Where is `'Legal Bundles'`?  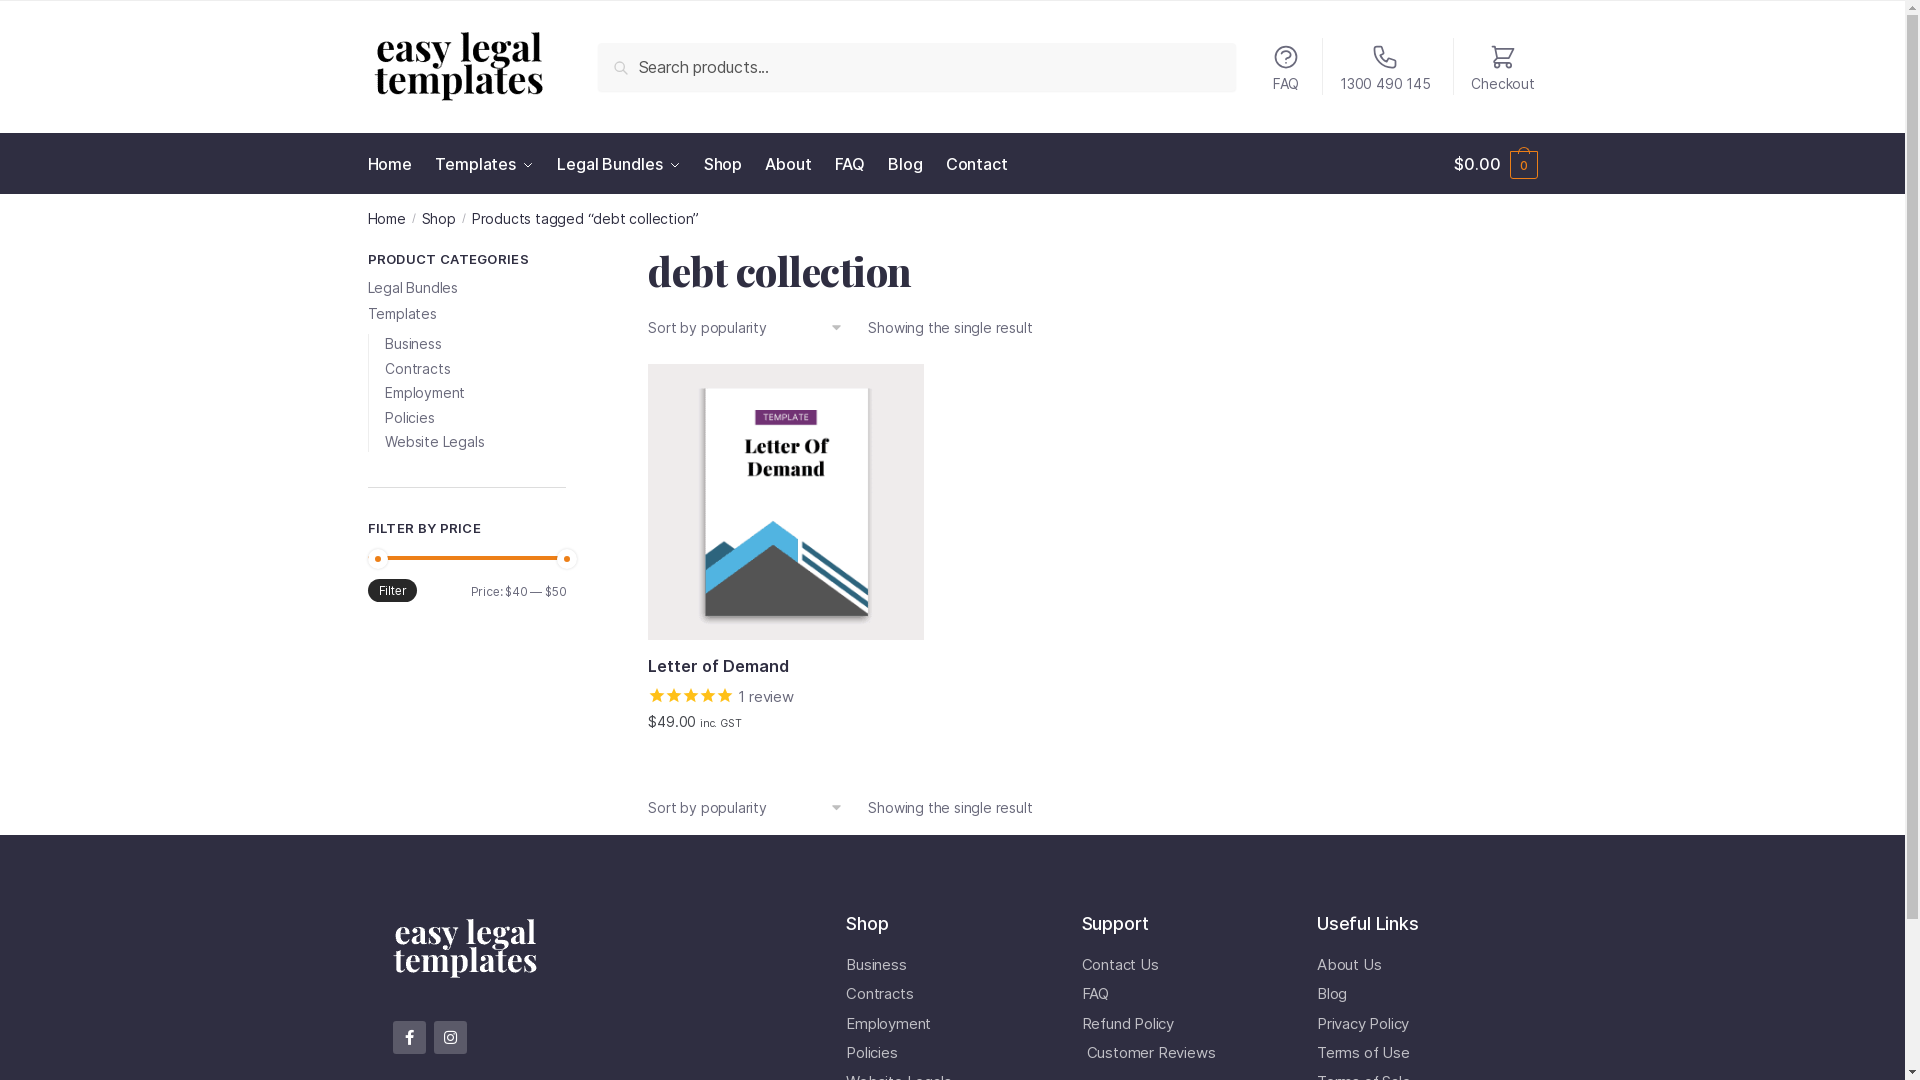
'Legal Bundles' is located at coordinates (411, 287).